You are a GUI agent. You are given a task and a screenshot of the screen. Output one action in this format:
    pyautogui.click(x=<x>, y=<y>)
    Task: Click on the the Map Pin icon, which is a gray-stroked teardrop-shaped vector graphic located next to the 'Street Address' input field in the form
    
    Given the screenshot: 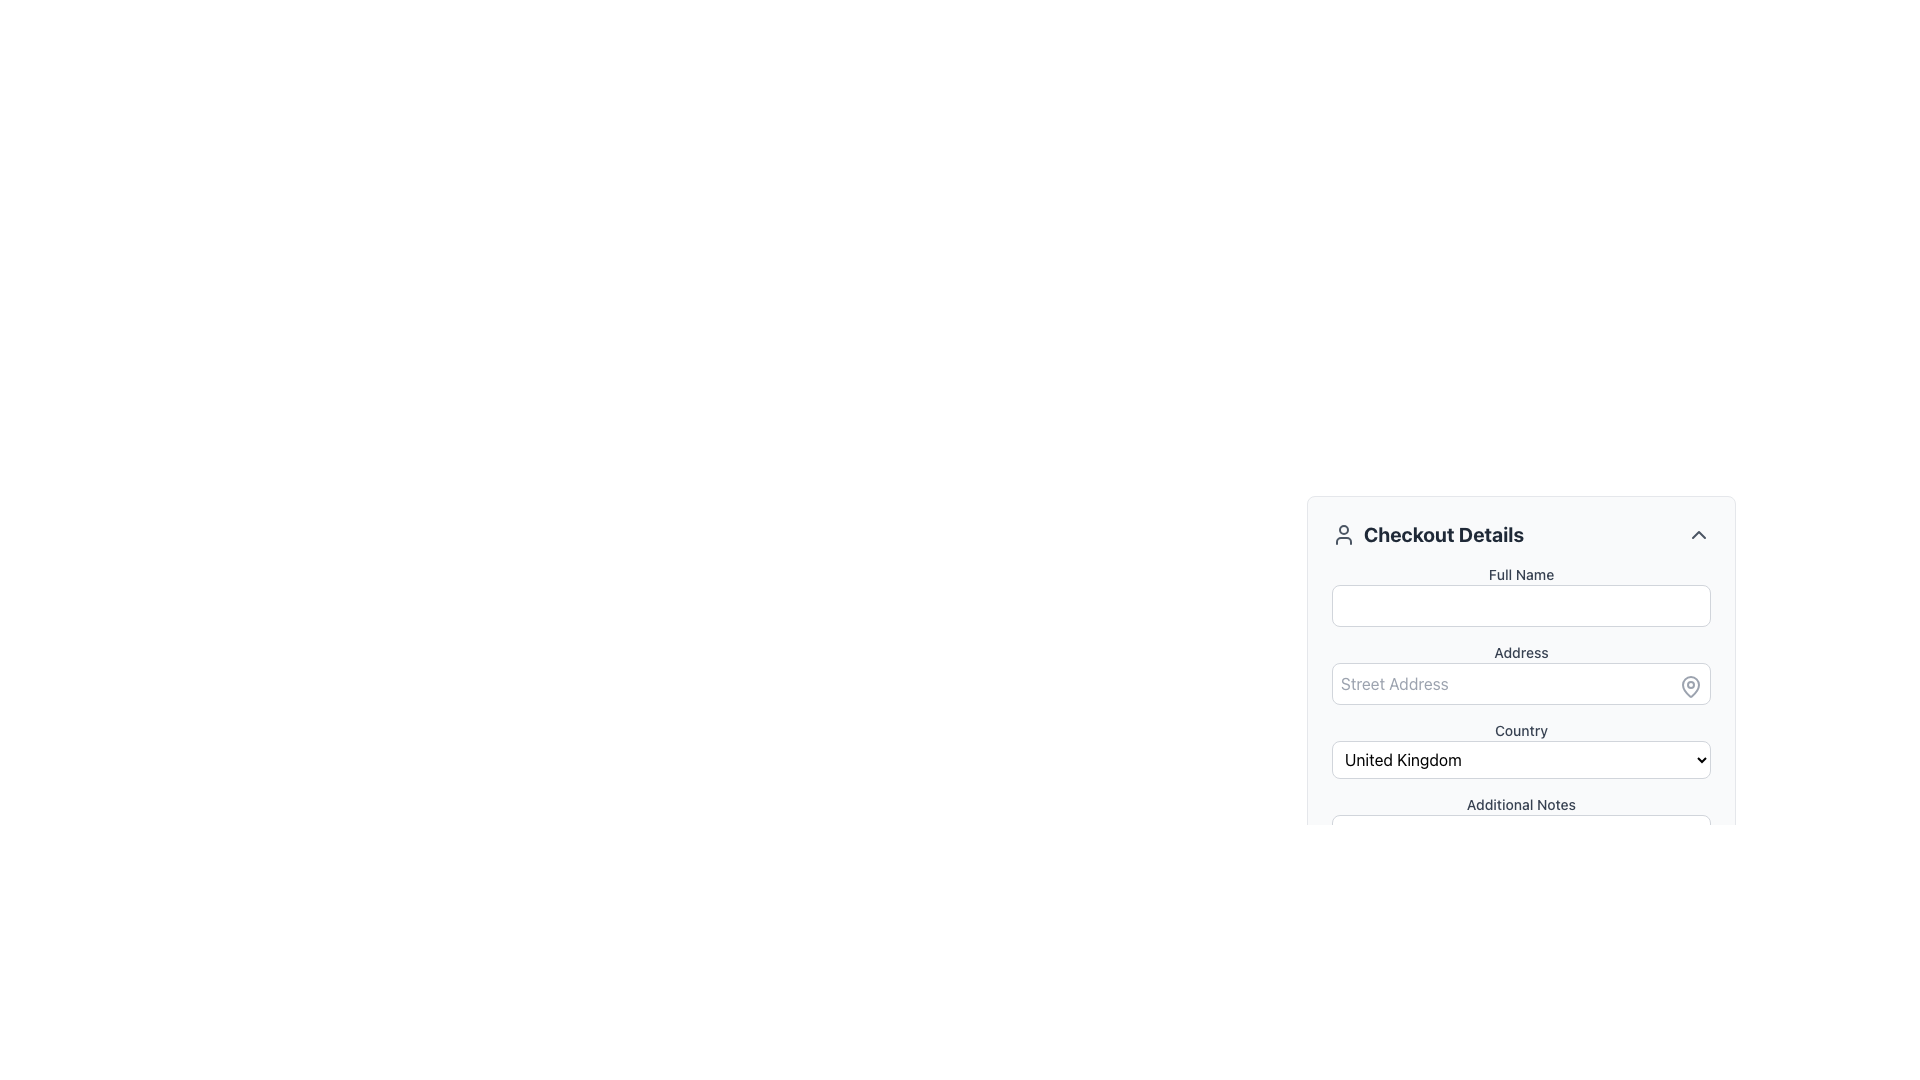 What is the action you would take?
    pyautogui.click(x=1689, y=685)
    